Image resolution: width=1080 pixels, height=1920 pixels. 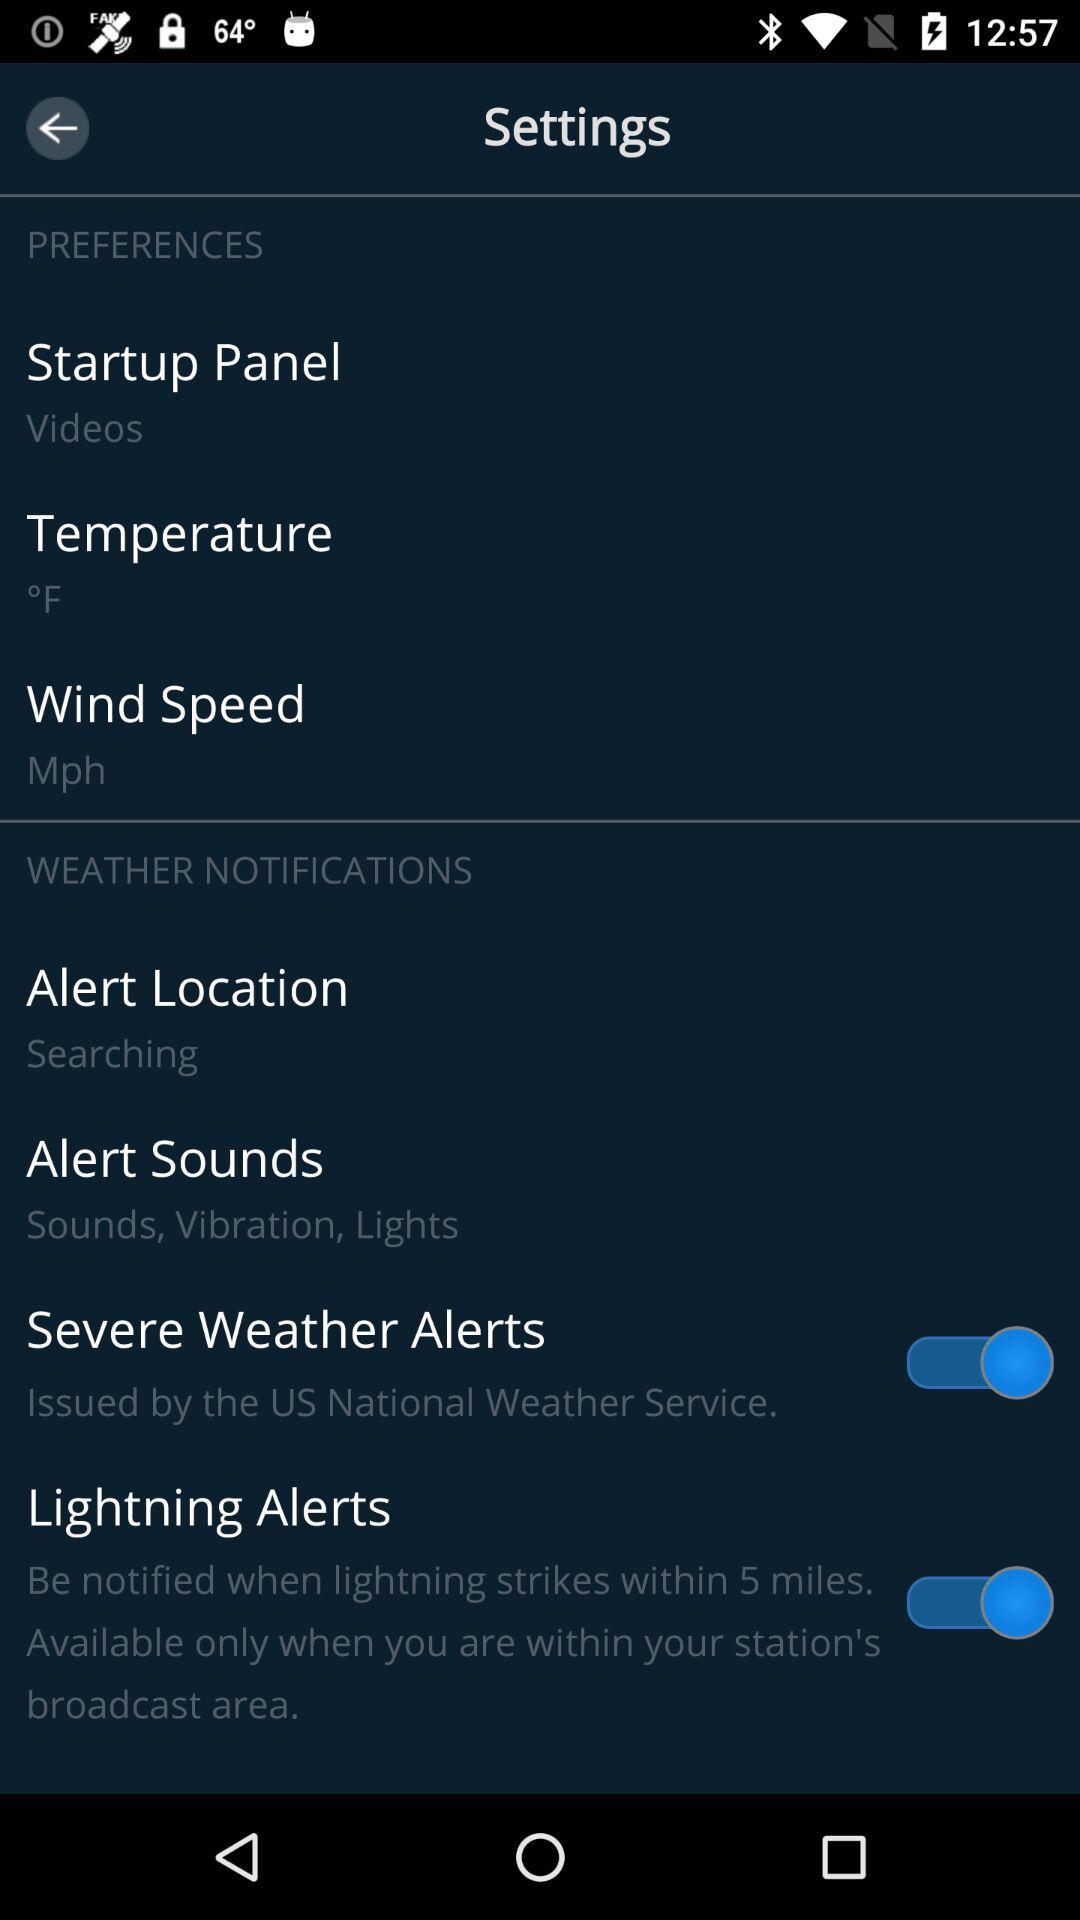 What do you see at coordinates (56, 127) in the screenshot?
I see `the icon to the left of settings item` at bounding box center [56, 127].